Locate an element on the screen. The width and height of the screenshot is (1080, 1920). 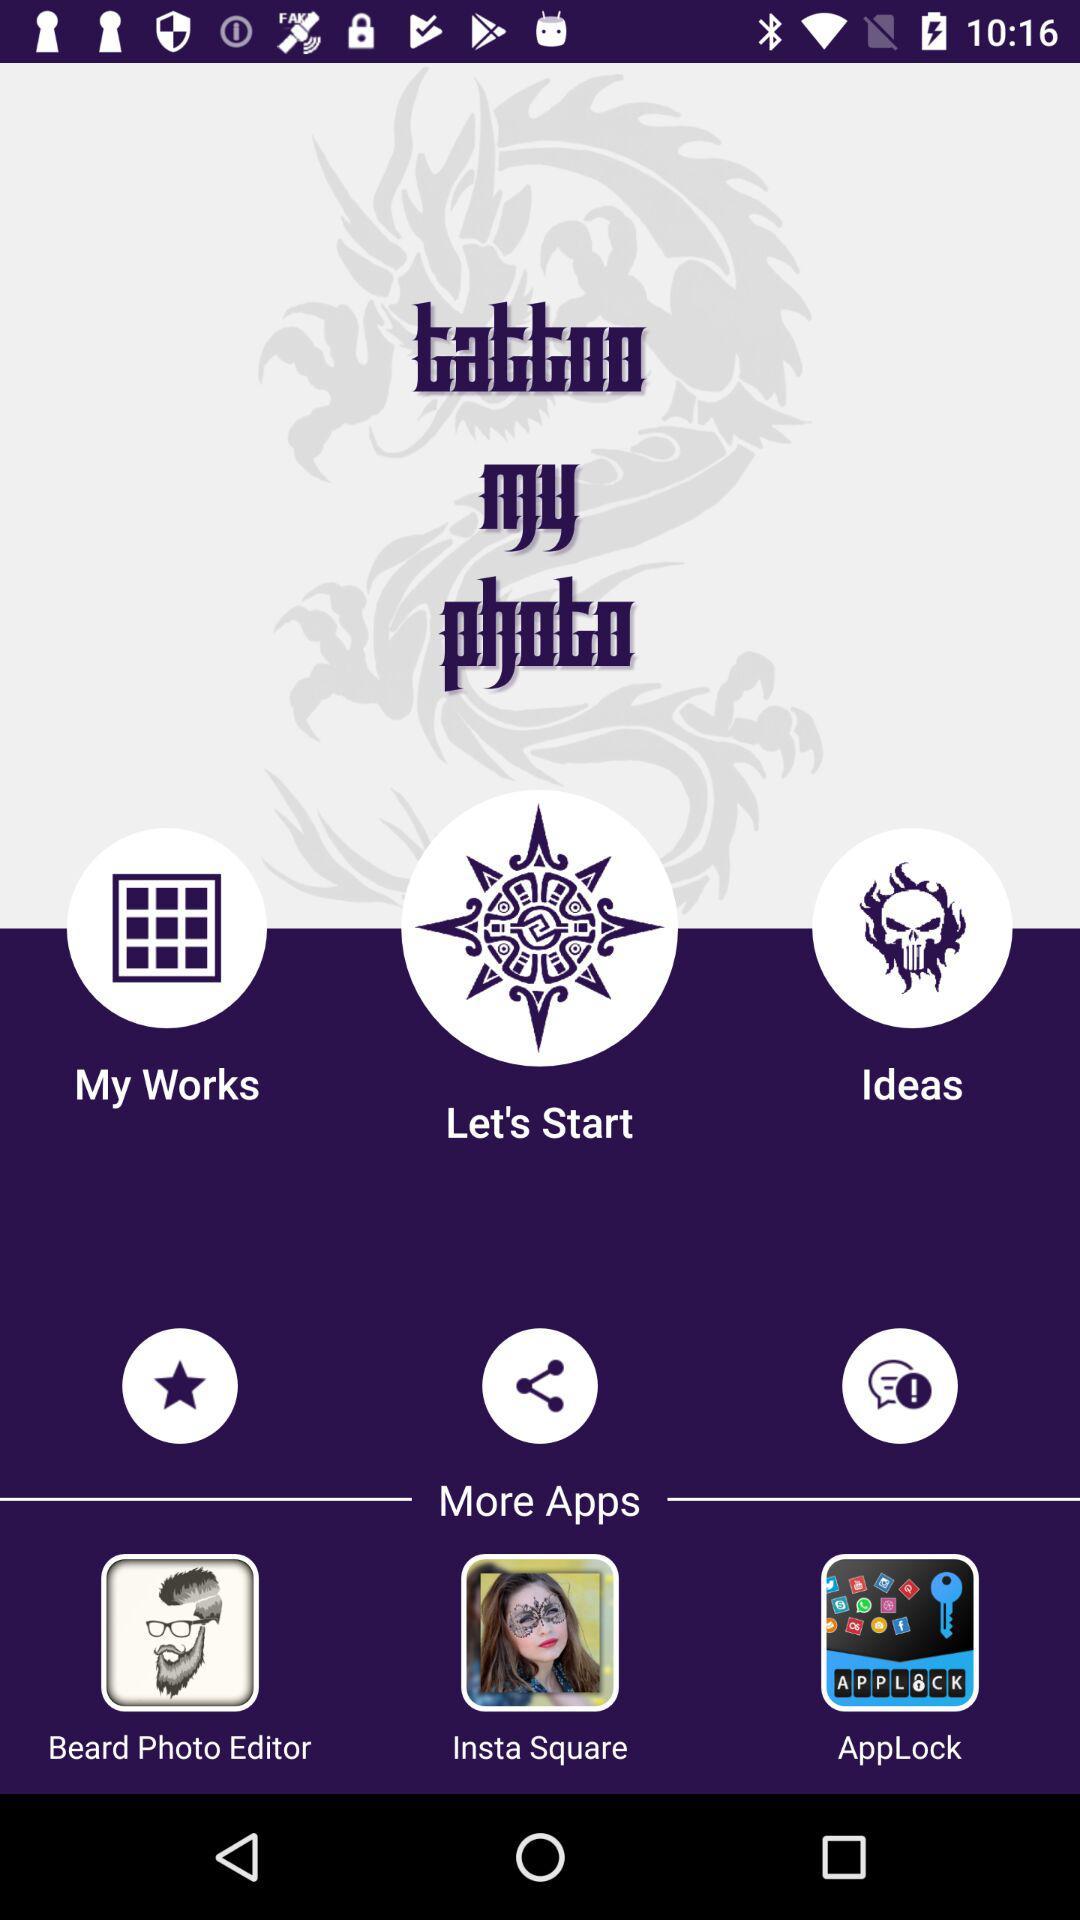
the item next to insta square icon is located at coordinates (898, 1745).